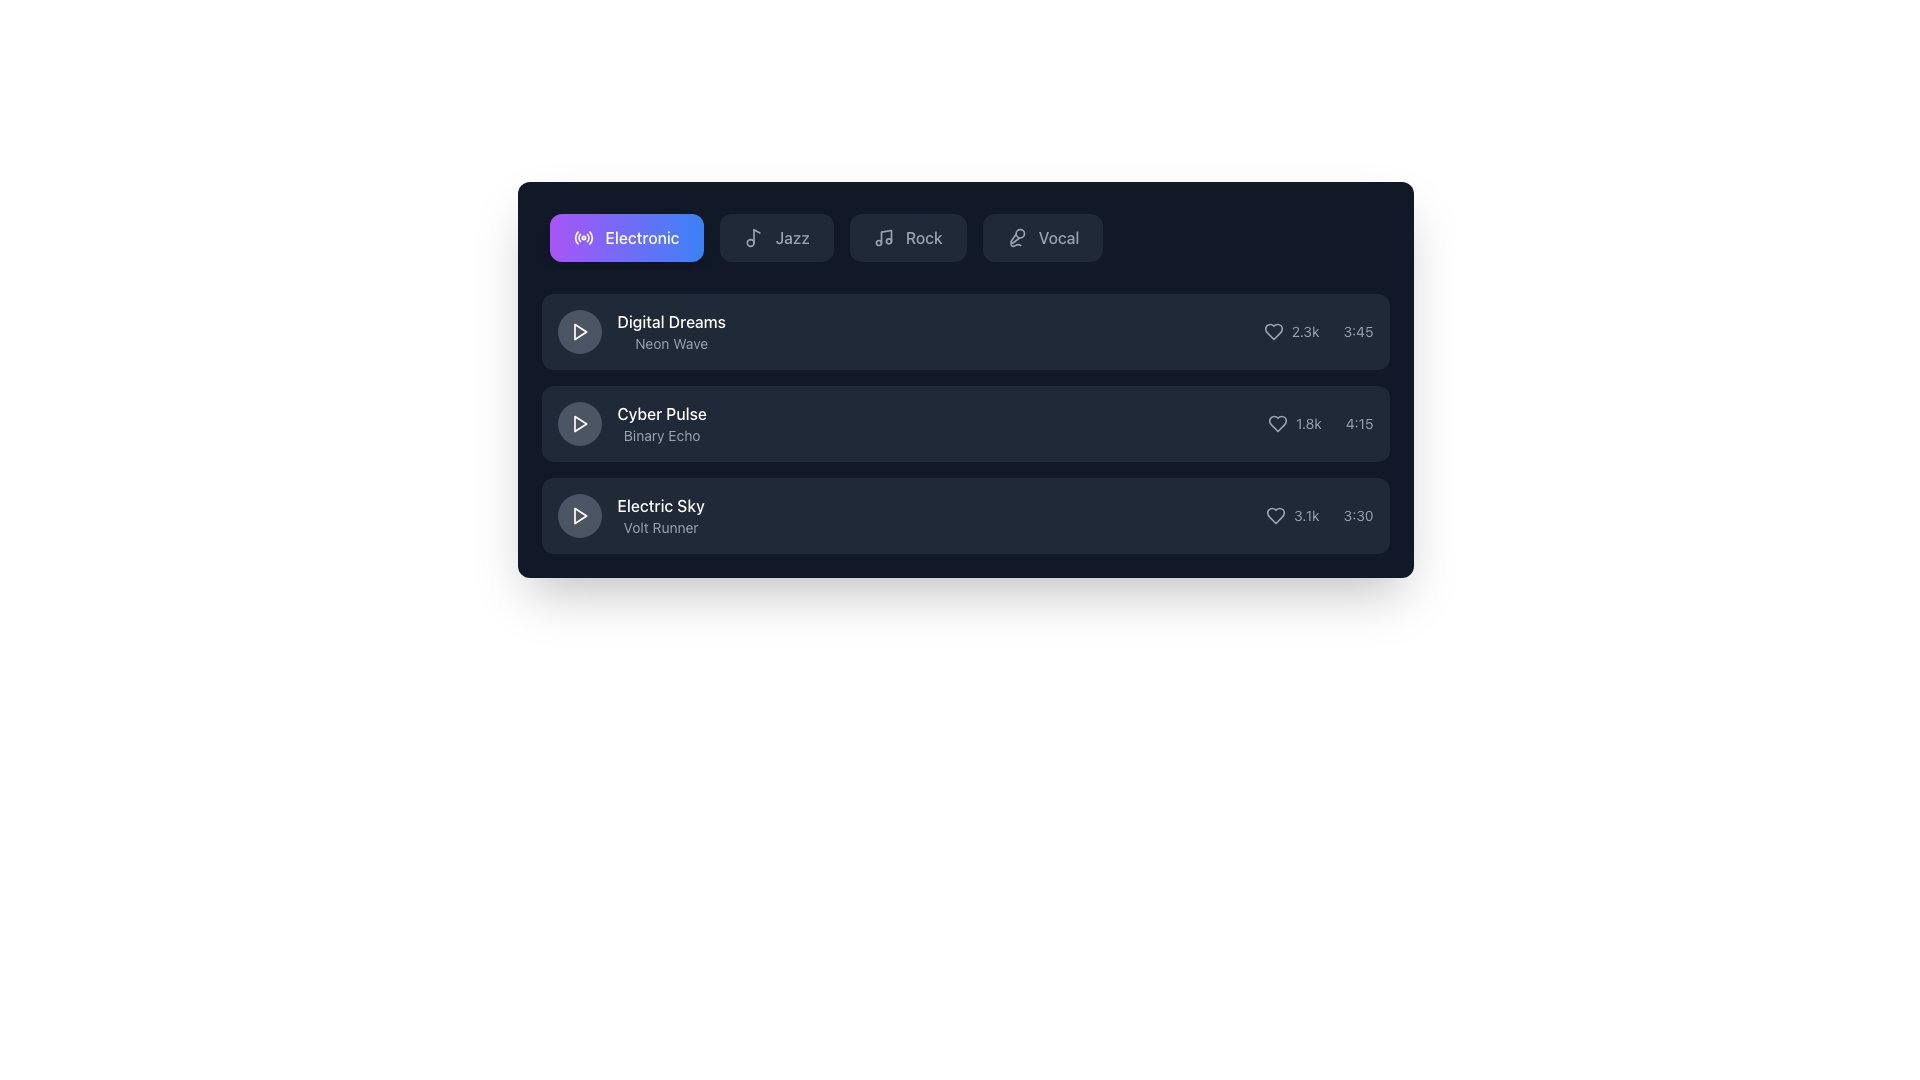 The width and height of the screenshot is (1920, 1080). Describe the element at coordinates (641, 330) in the screenshot. I see `the first list item containing 'Digital Dreams' and 'Neon Wave'` at that location.